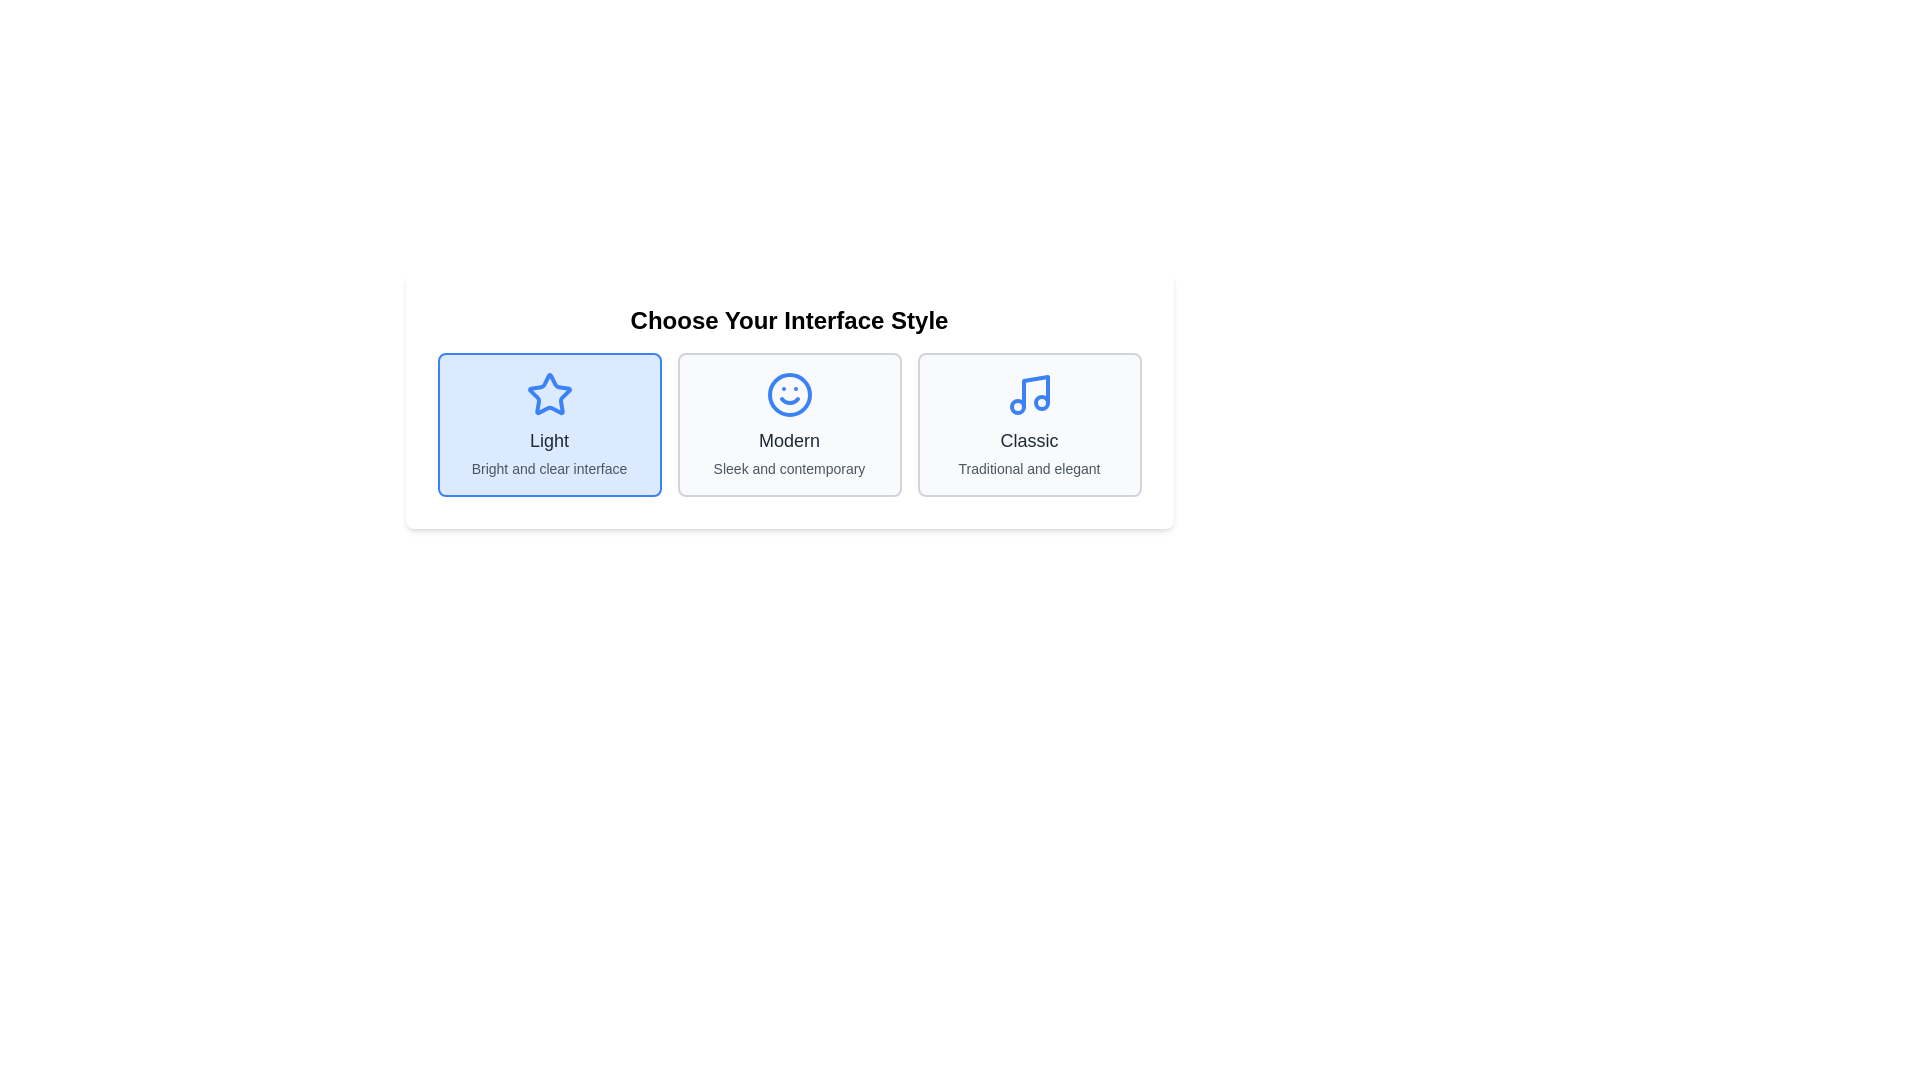 The image size is (1920, 1080). Describe the element at coordinates (549, 423) in the screenshot. I see `the 'Light' theme button in the style chooser to observe any tooltip or visual effect` at that location.